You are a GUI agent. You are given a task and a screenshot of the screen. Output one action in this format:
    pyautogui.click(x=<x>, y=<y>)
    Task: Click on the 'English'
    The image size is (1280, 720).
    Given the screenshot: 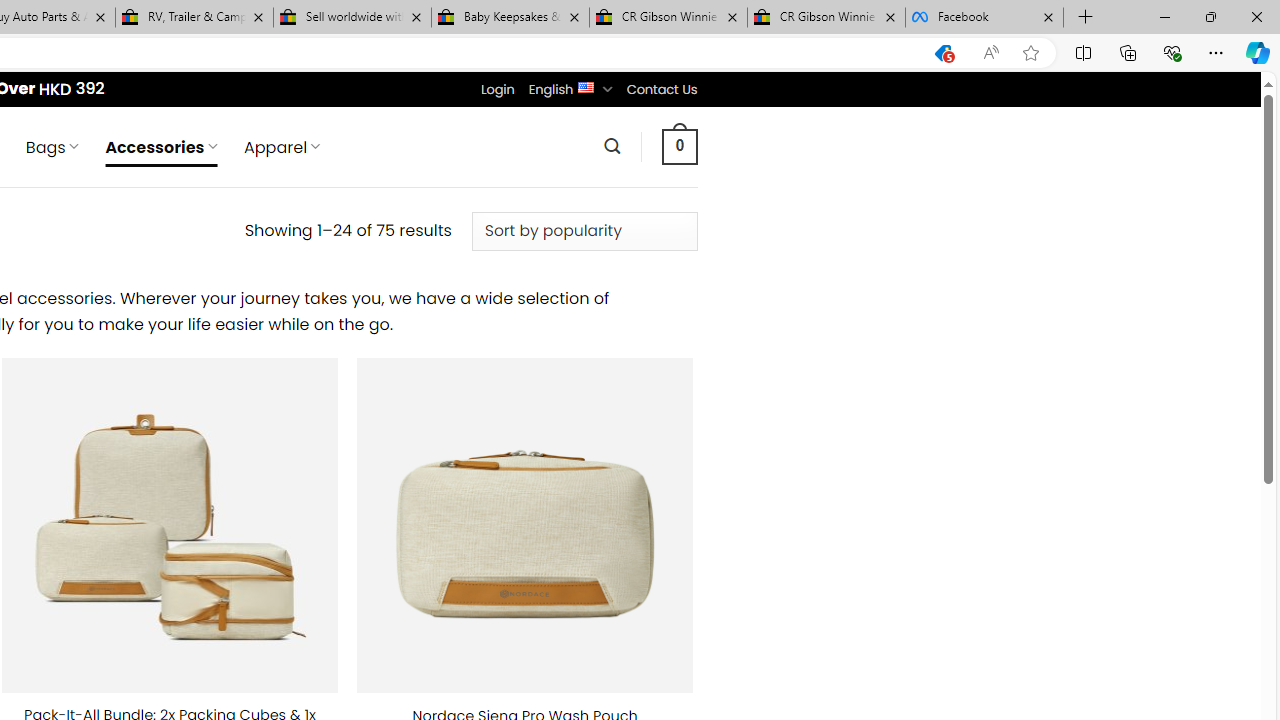 What is the action you would take?
    pyautogui.click(x=585, y=85)
    